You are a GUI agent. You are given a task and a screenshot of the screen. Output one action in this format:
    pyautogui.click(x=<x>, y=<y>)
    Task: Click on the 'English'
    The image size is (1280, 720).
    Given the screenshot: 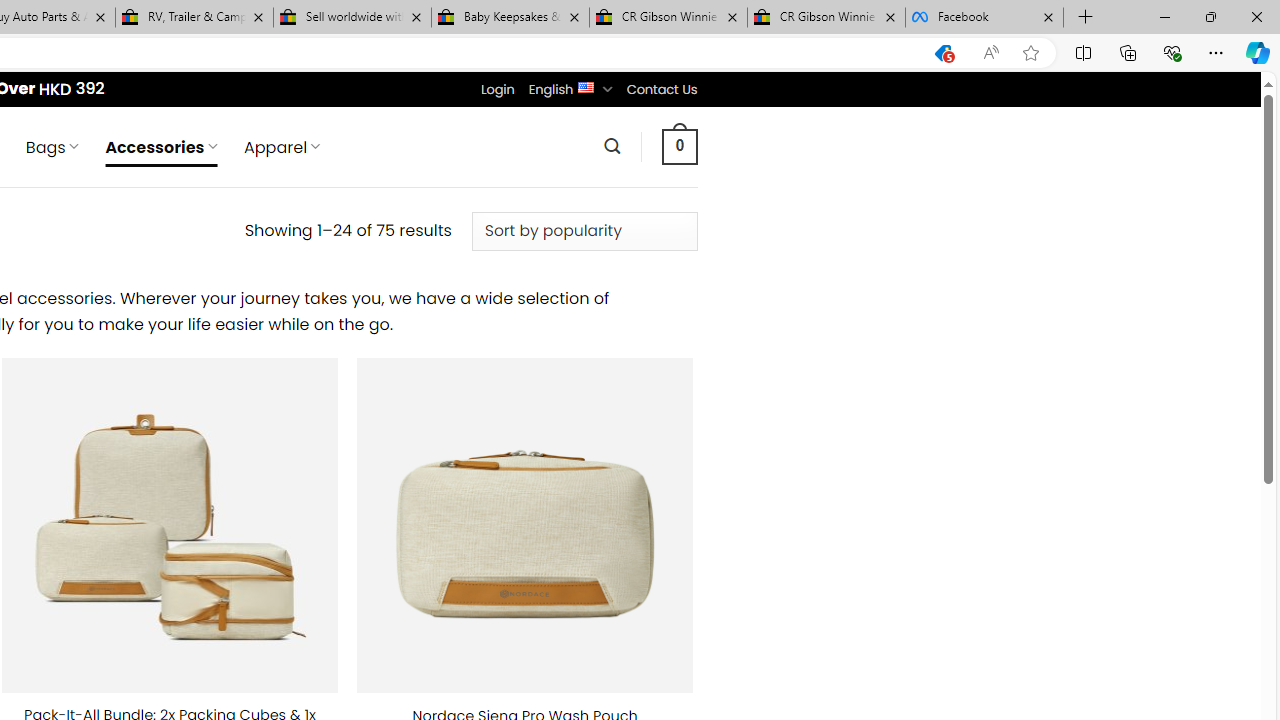 What is the action you would take?
    pyautogui.click(x=585, y=85)
    